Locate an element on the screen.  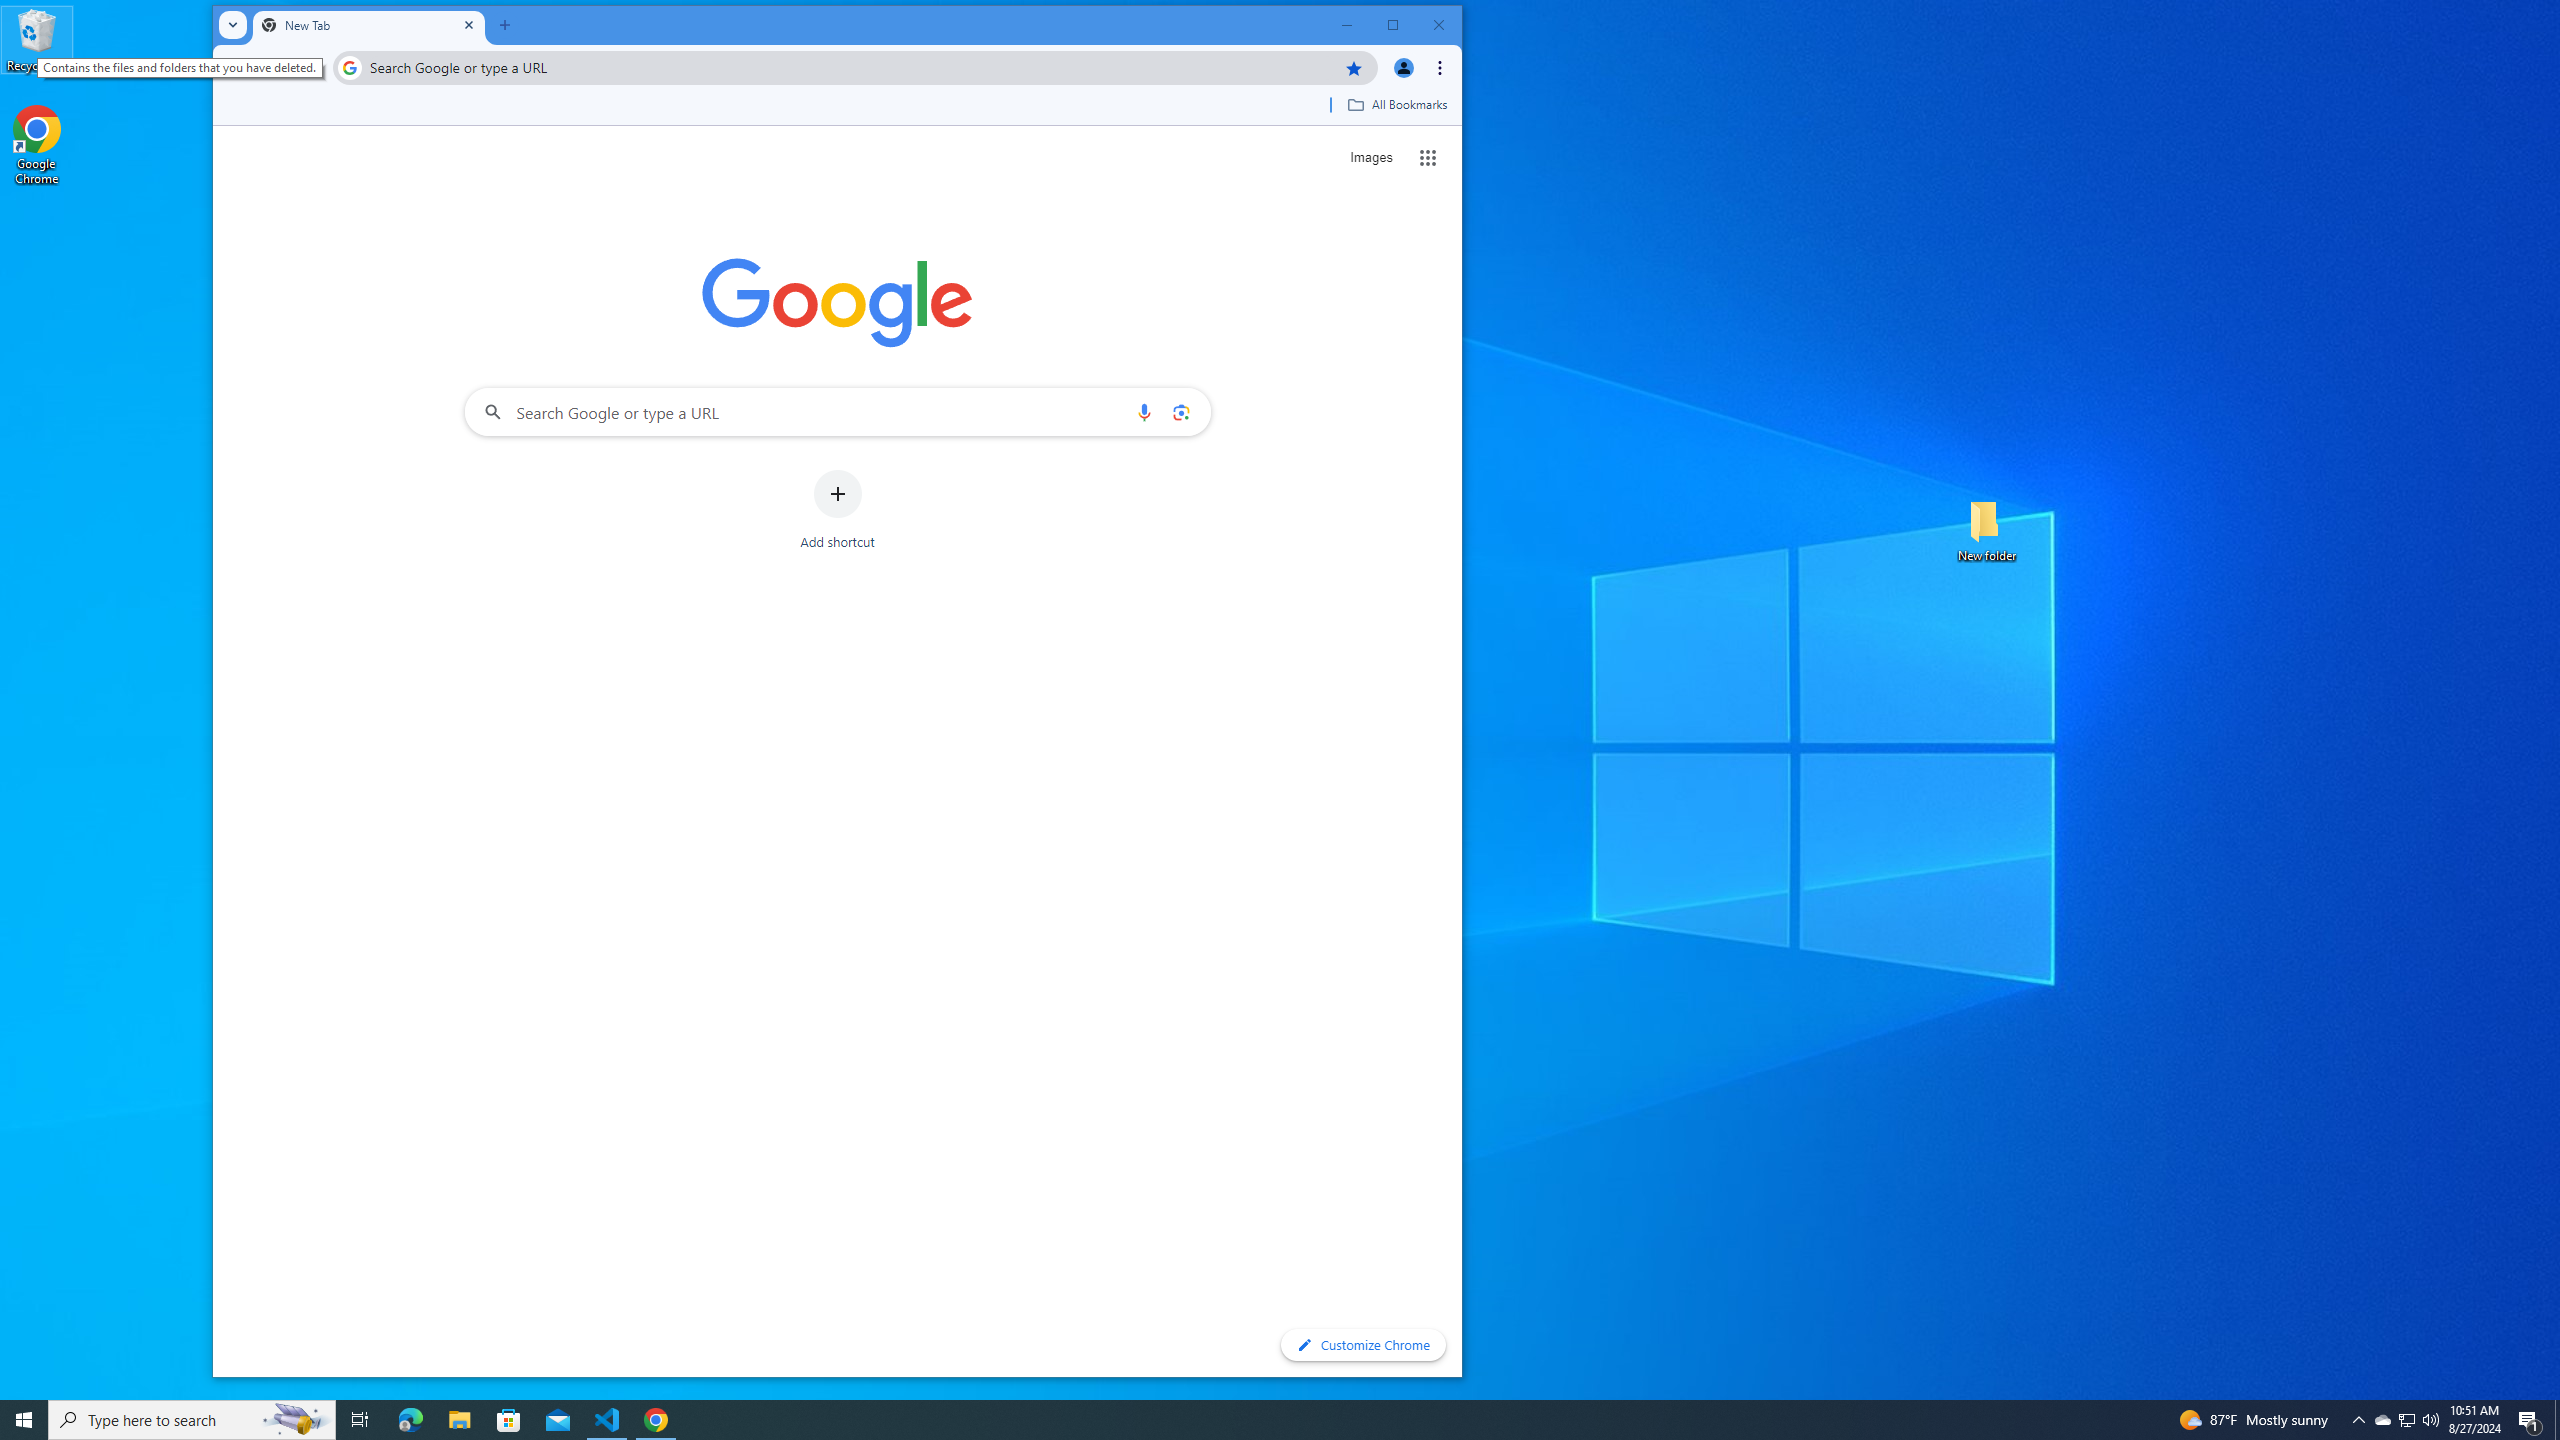
'Recycle Bin' is located at coordinates (36, 38).